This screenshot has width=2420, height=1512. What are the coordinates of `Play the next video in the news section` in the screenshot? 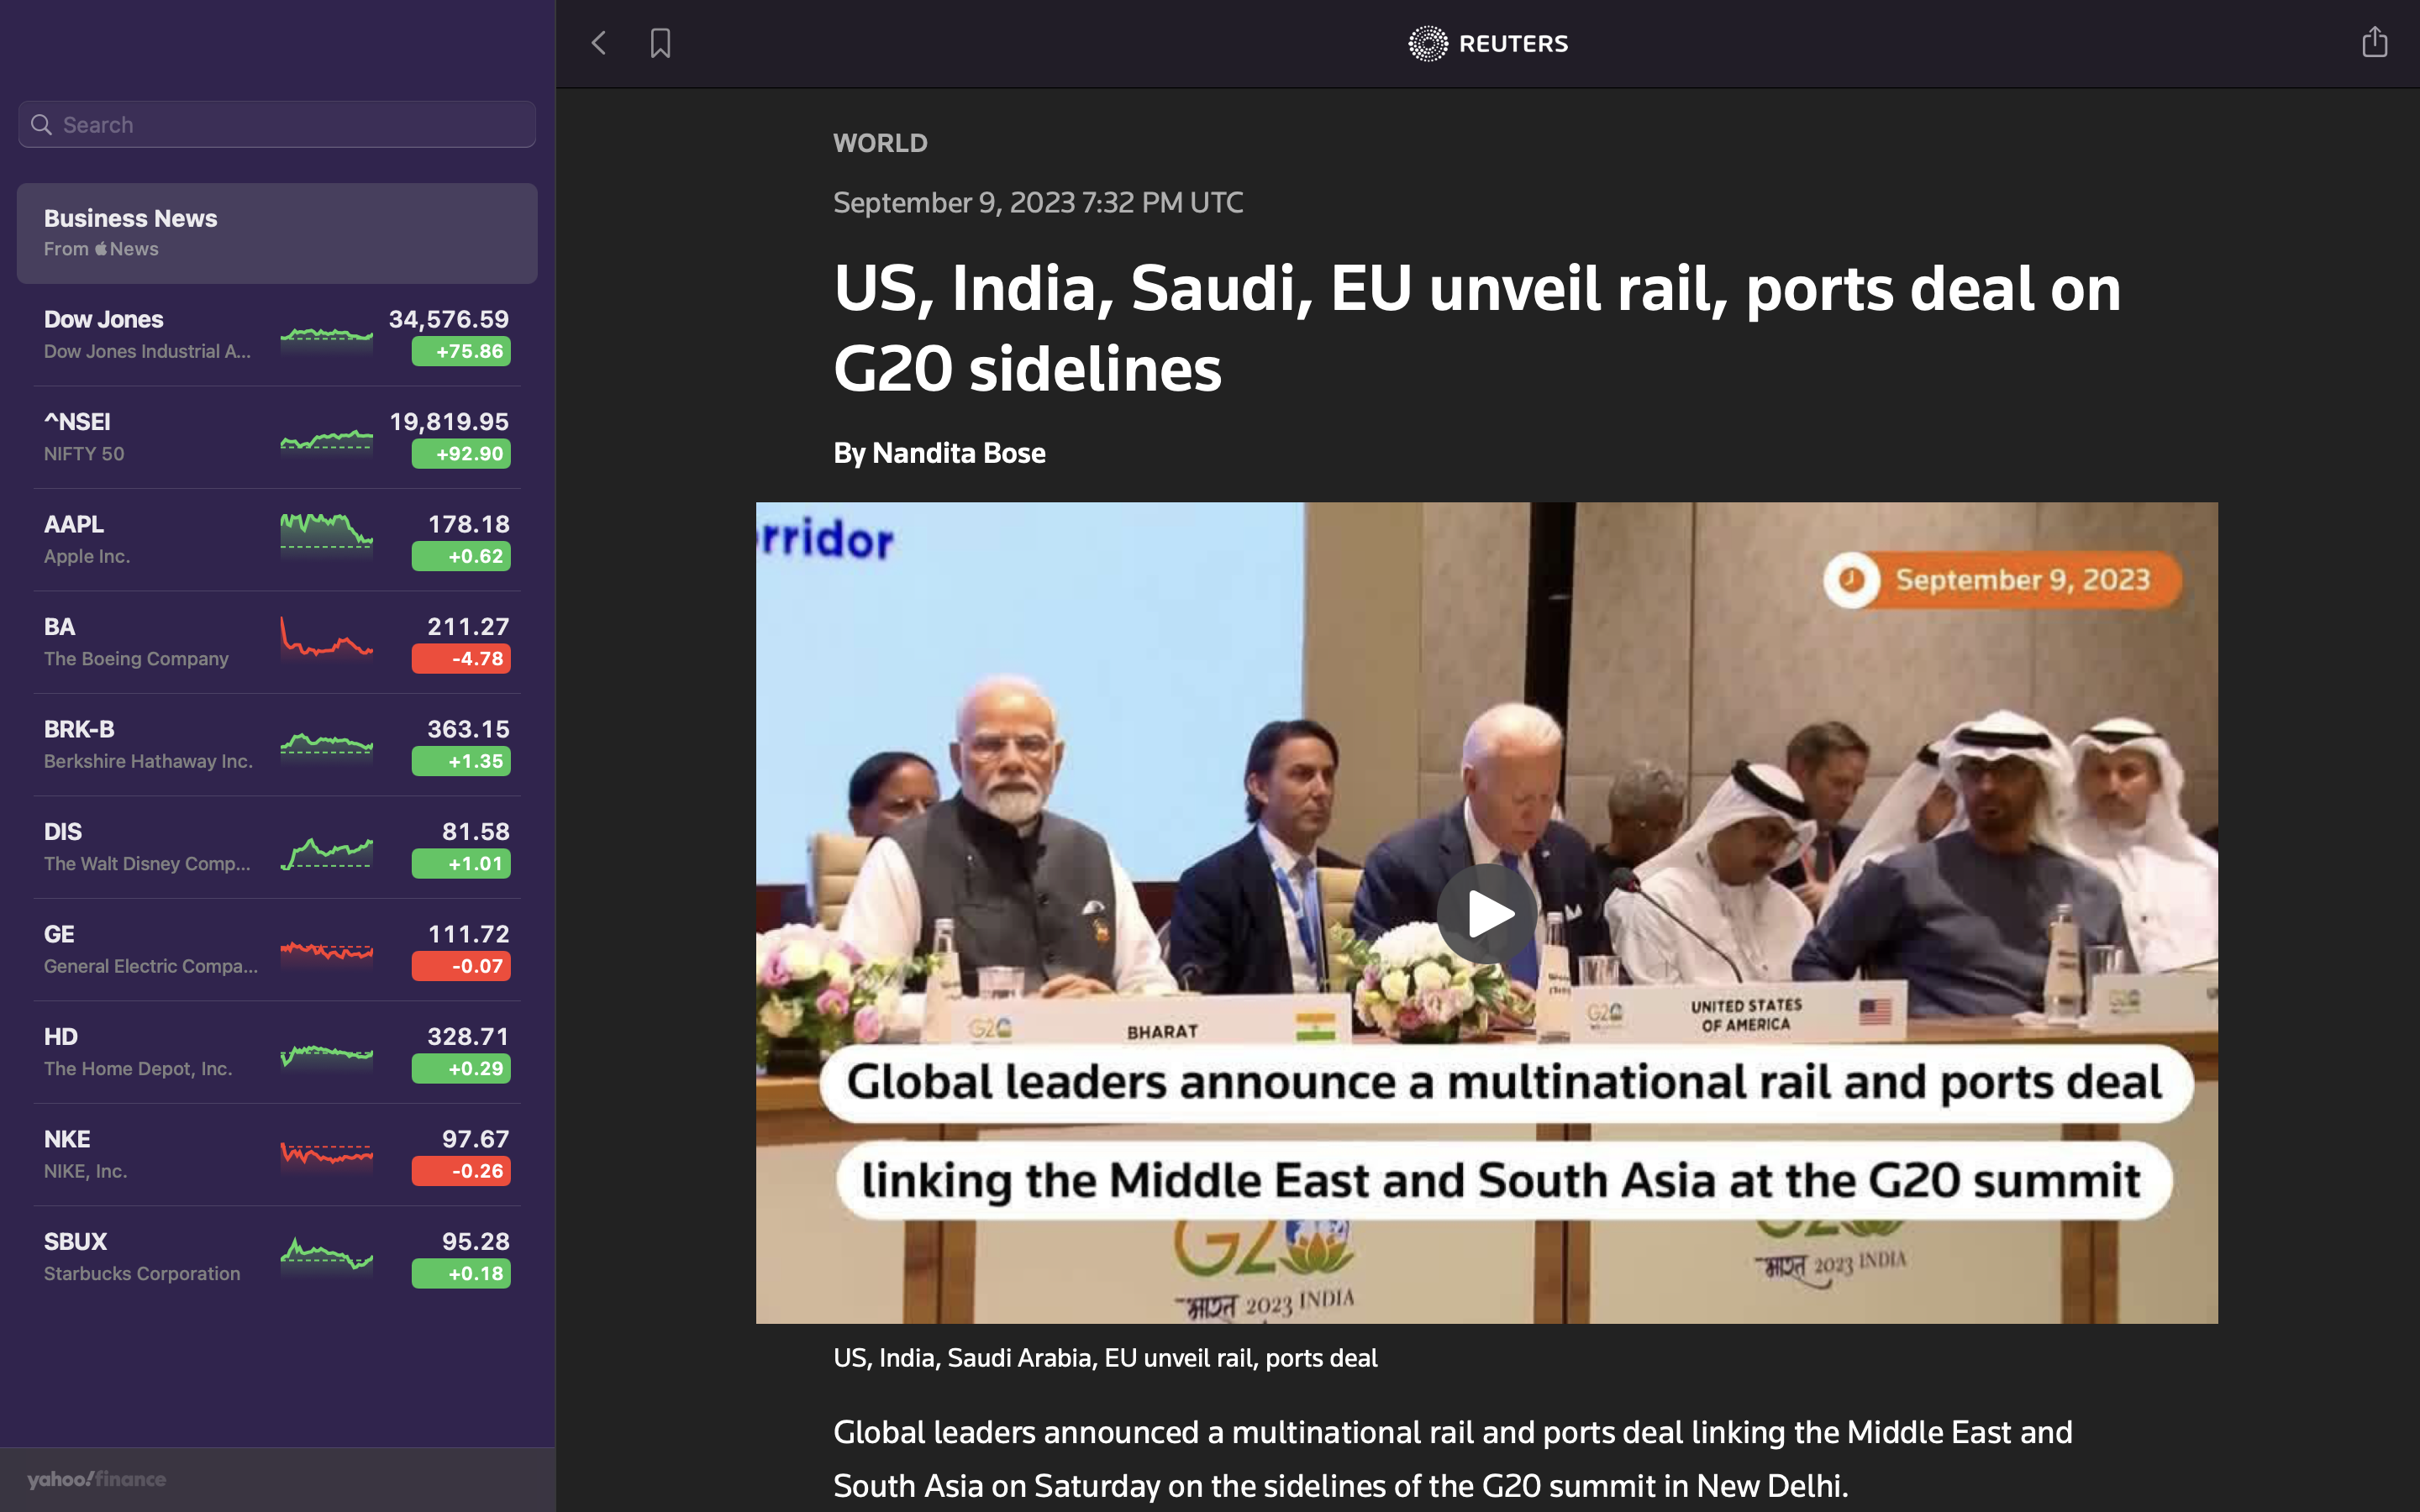 It's located at (1488, 909).